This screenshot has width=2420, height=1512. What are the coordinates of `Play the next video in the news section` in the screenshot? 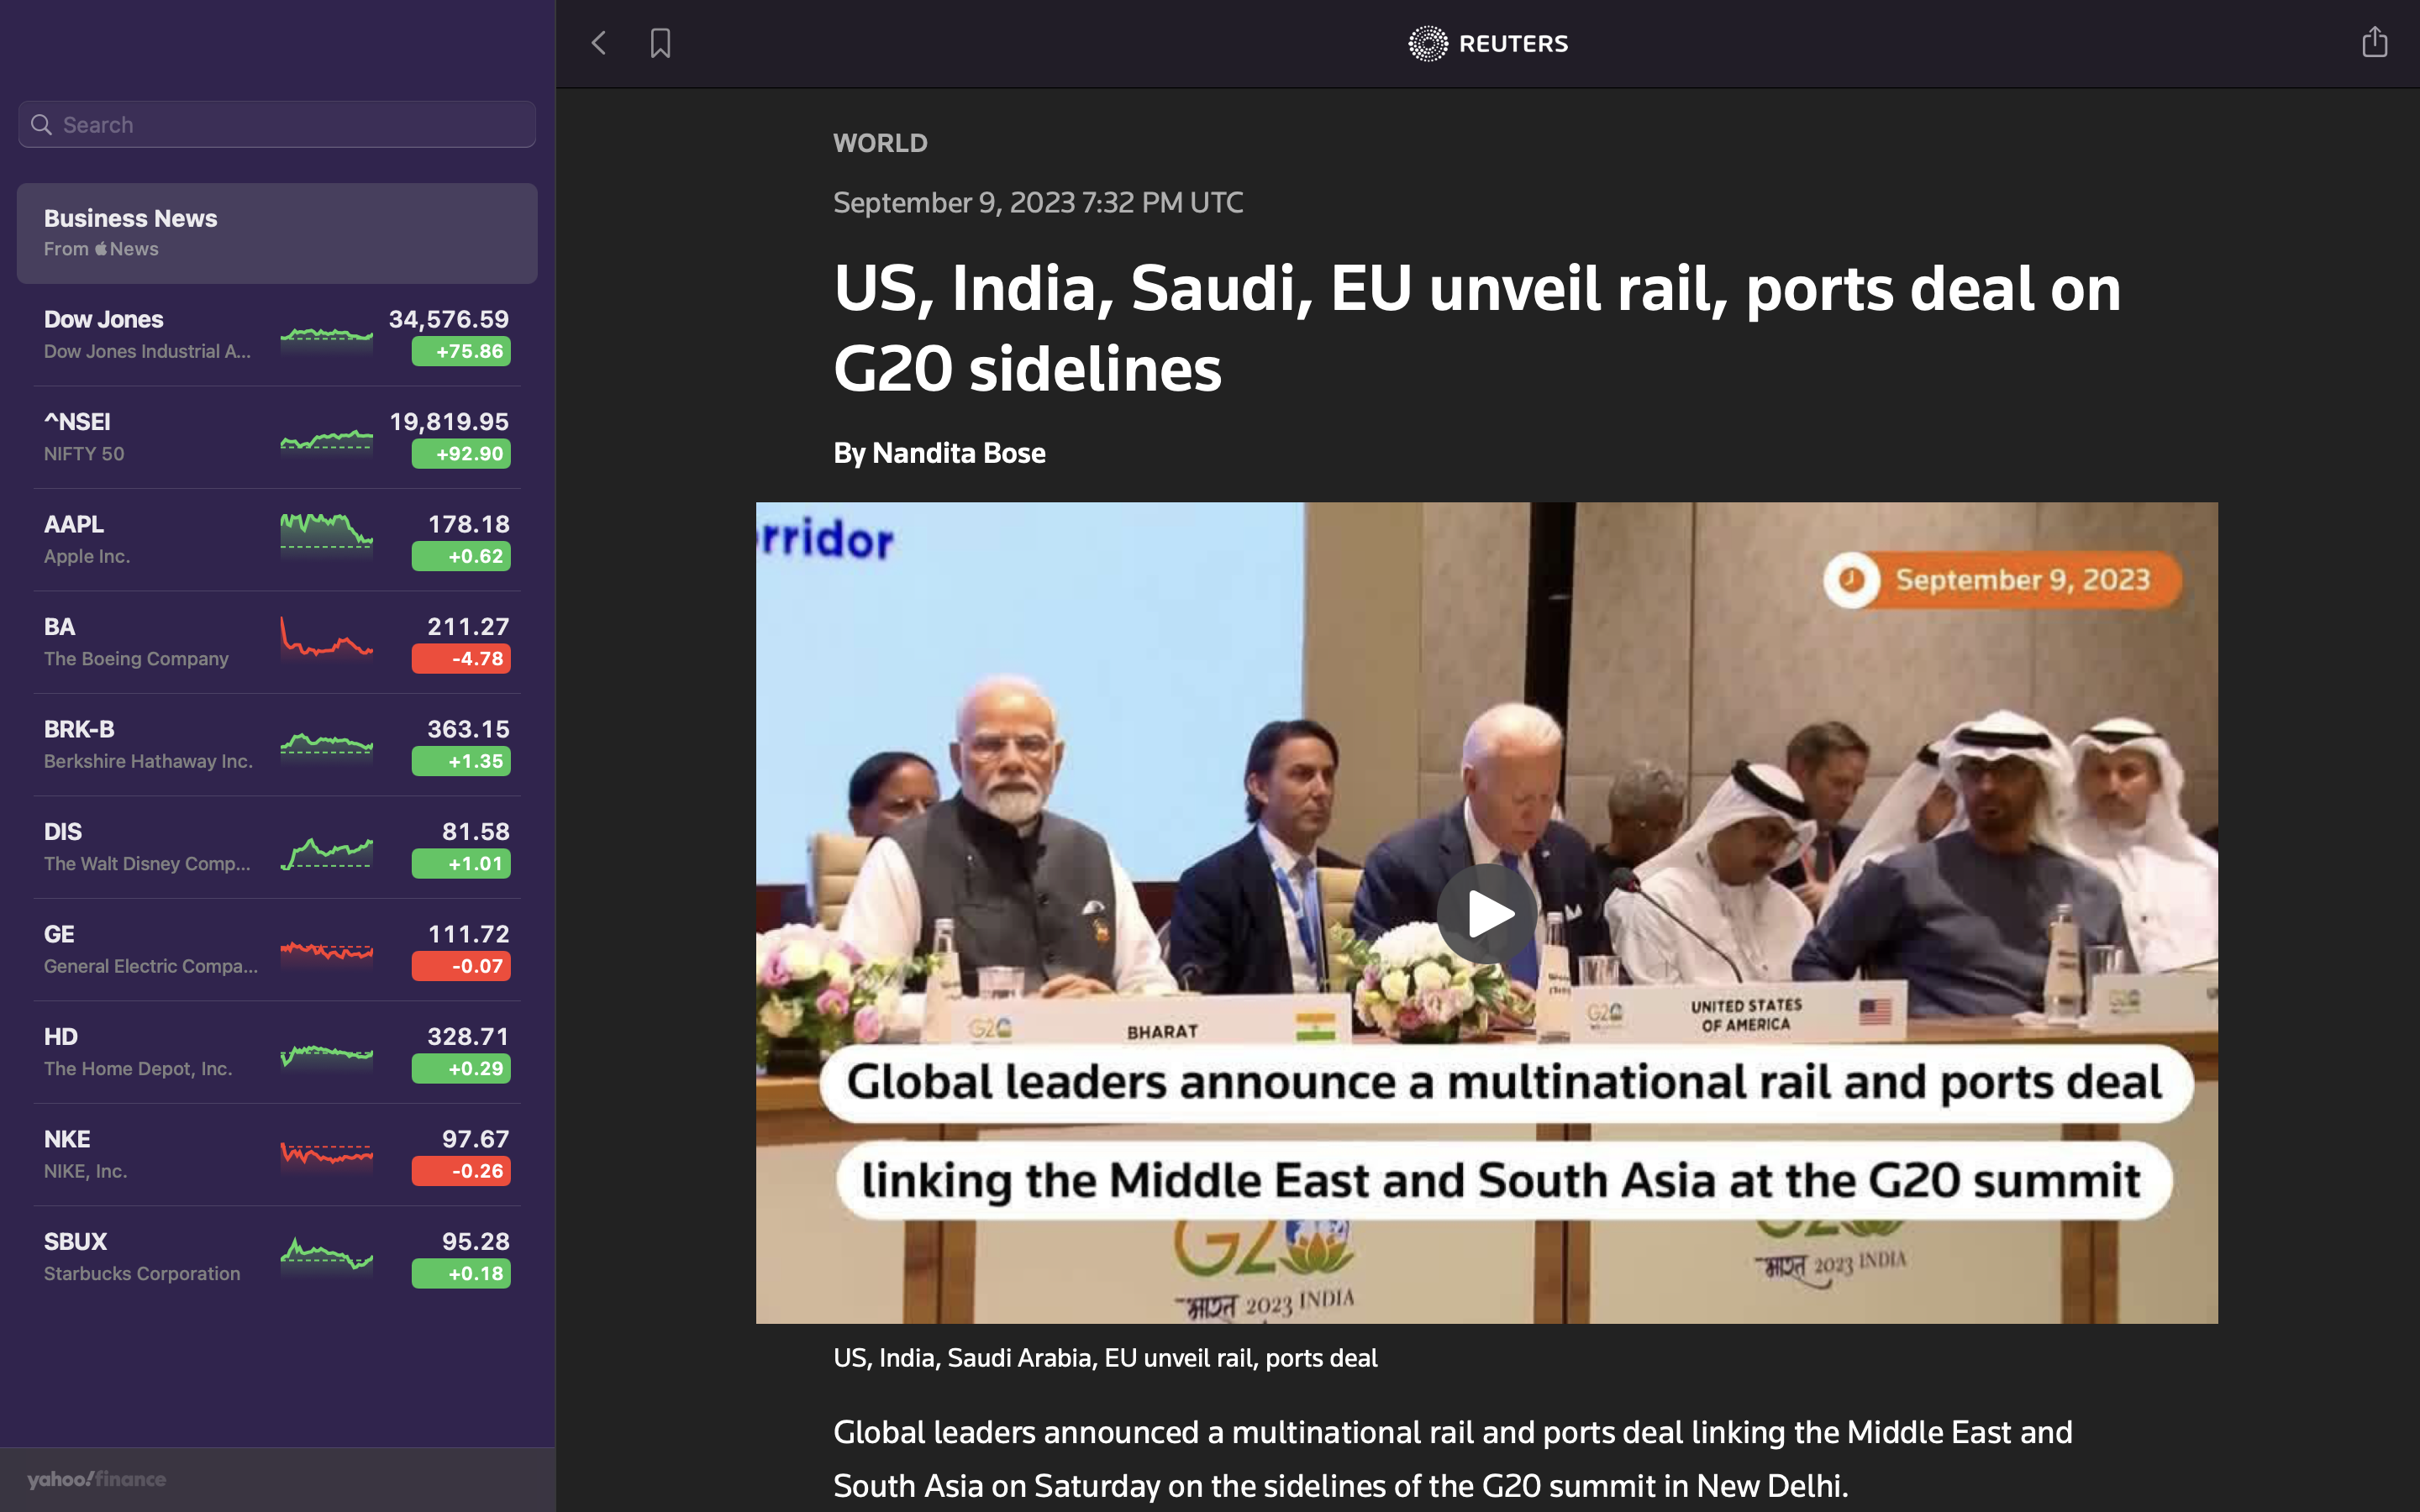 It's located at (1488, 909).